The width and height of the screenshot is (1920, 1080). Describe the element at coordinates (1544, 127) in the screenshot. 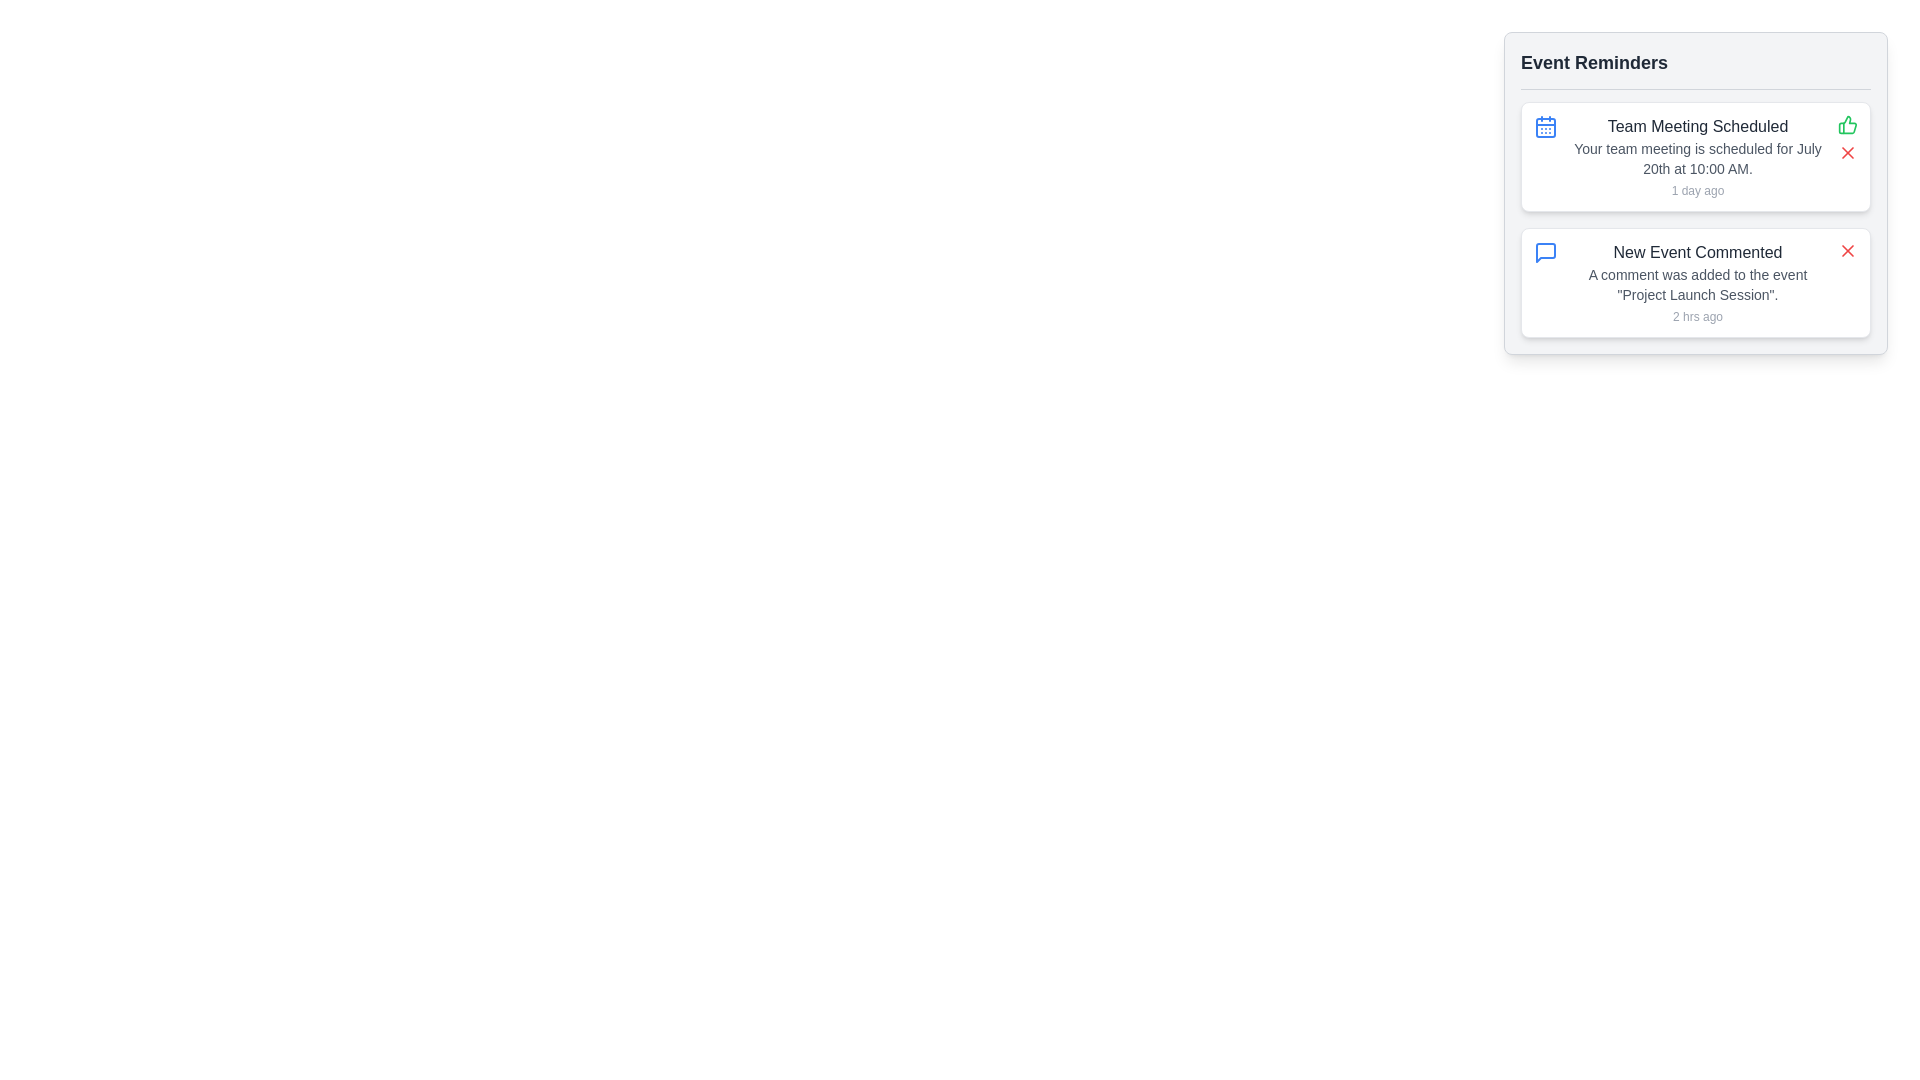

I see `the calendar icon that represents a scheduled event in the 'Event Reminders' section of the notification card titled 'Team Meeting Scheduled.'` at that location.